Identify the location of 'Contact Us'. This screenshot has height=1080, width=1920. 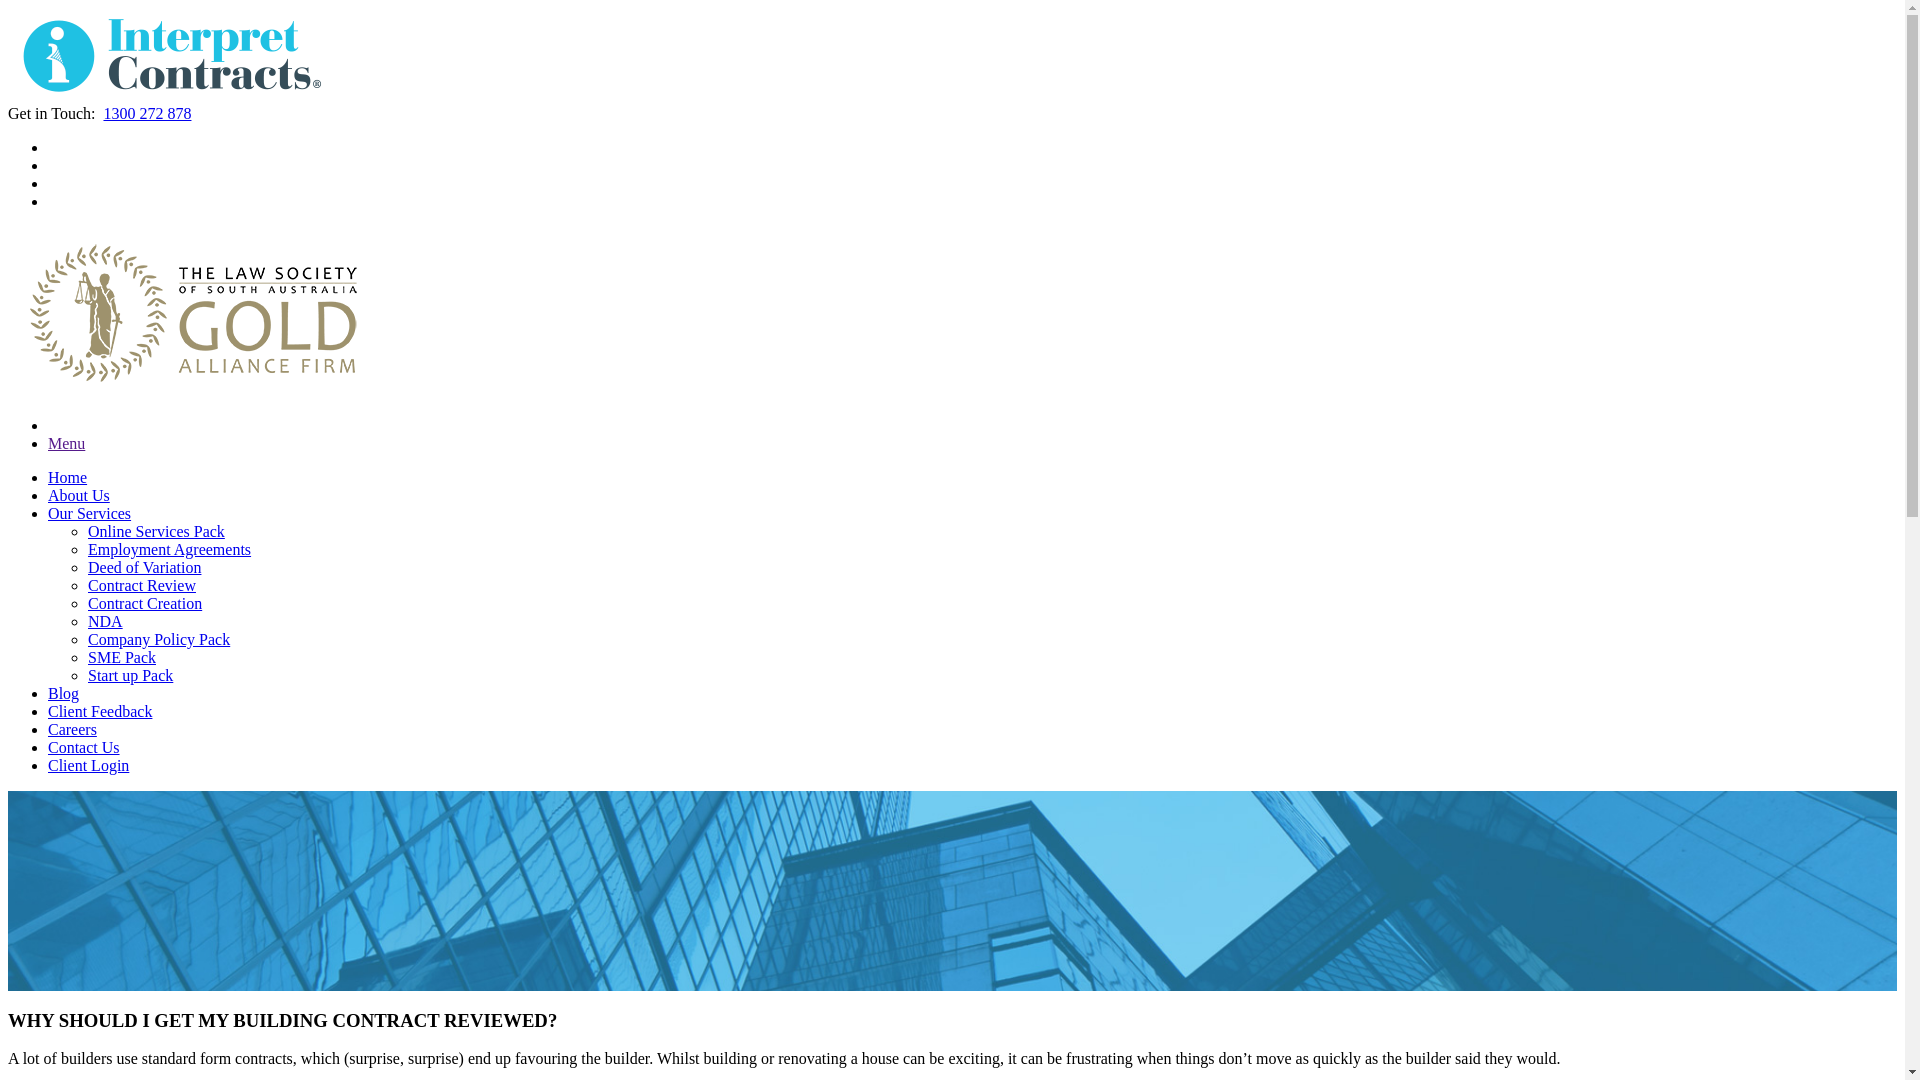
(82, 747).